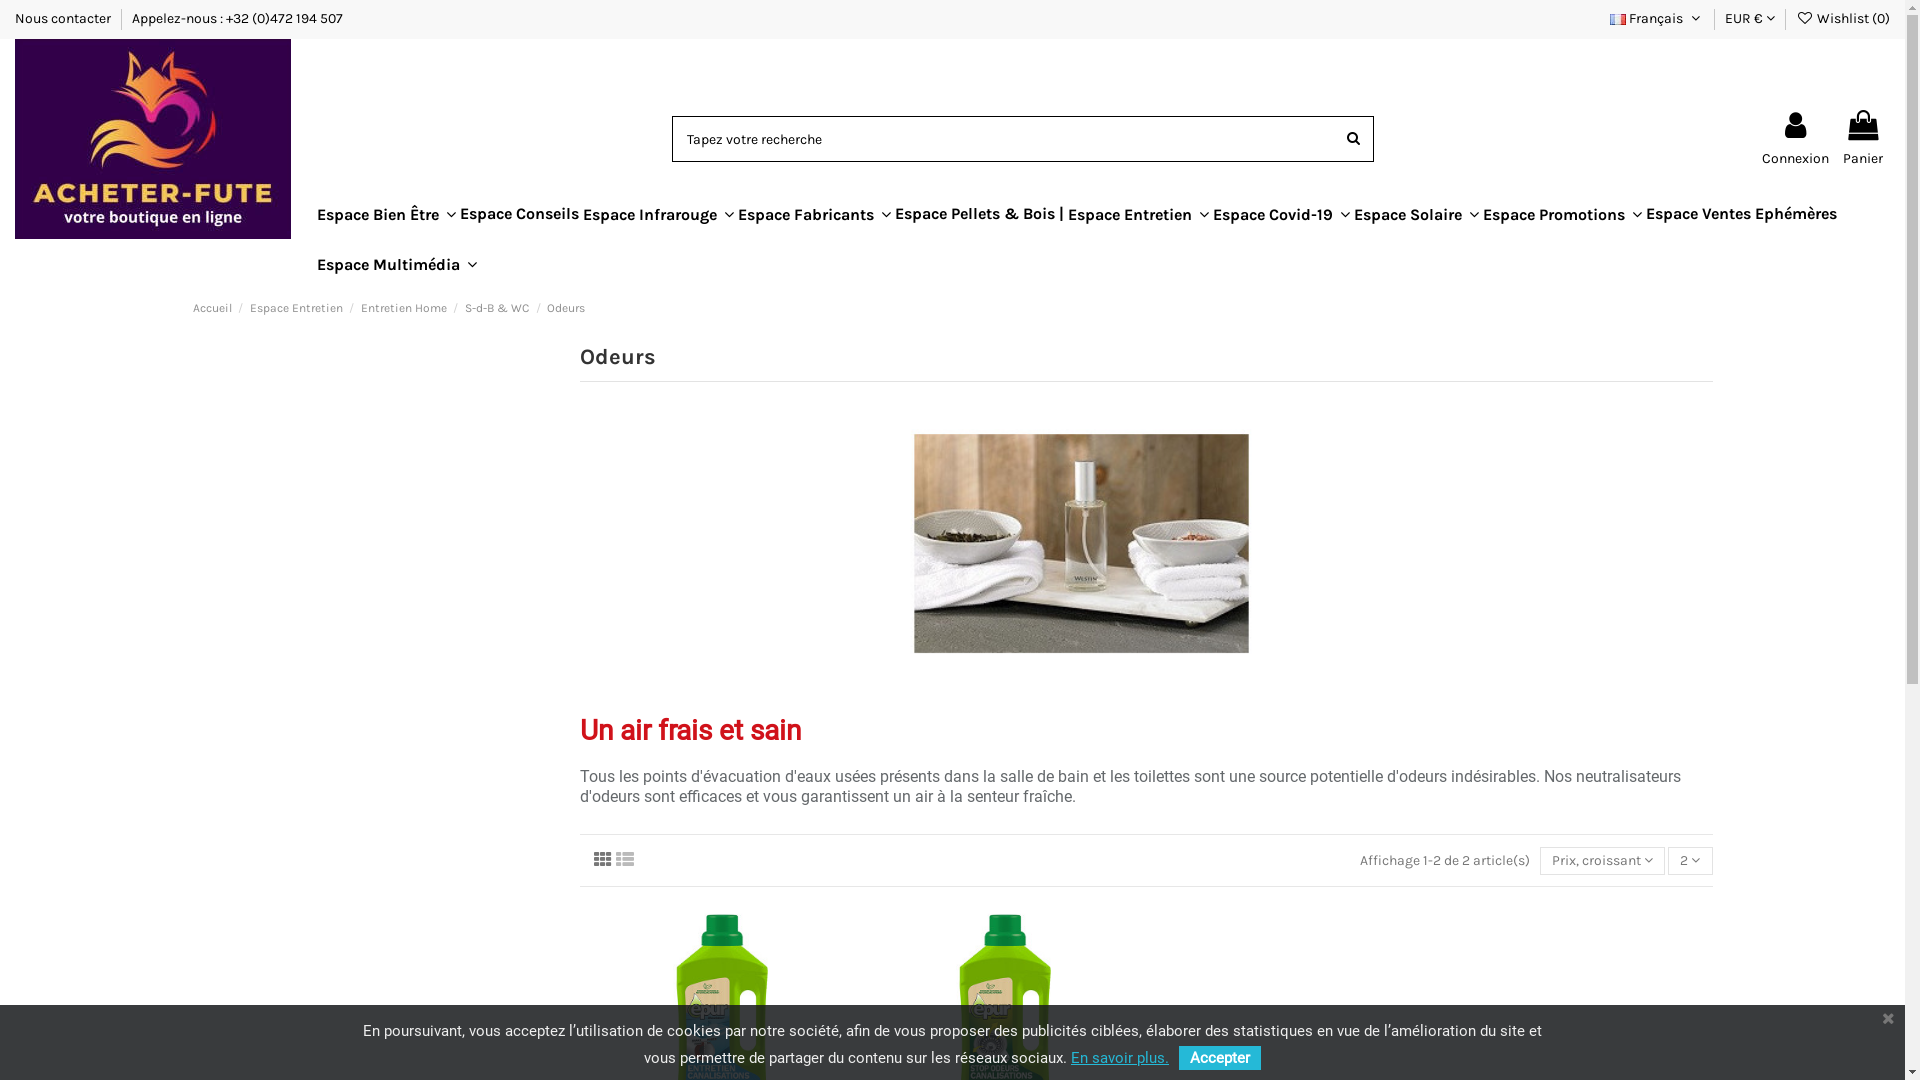 The width and height of the screenshot is (1920, 1080). What do you see at coordinates (211, 308) in the screenshot?
I see `'Accueil'` at bounding box center [211, 308].